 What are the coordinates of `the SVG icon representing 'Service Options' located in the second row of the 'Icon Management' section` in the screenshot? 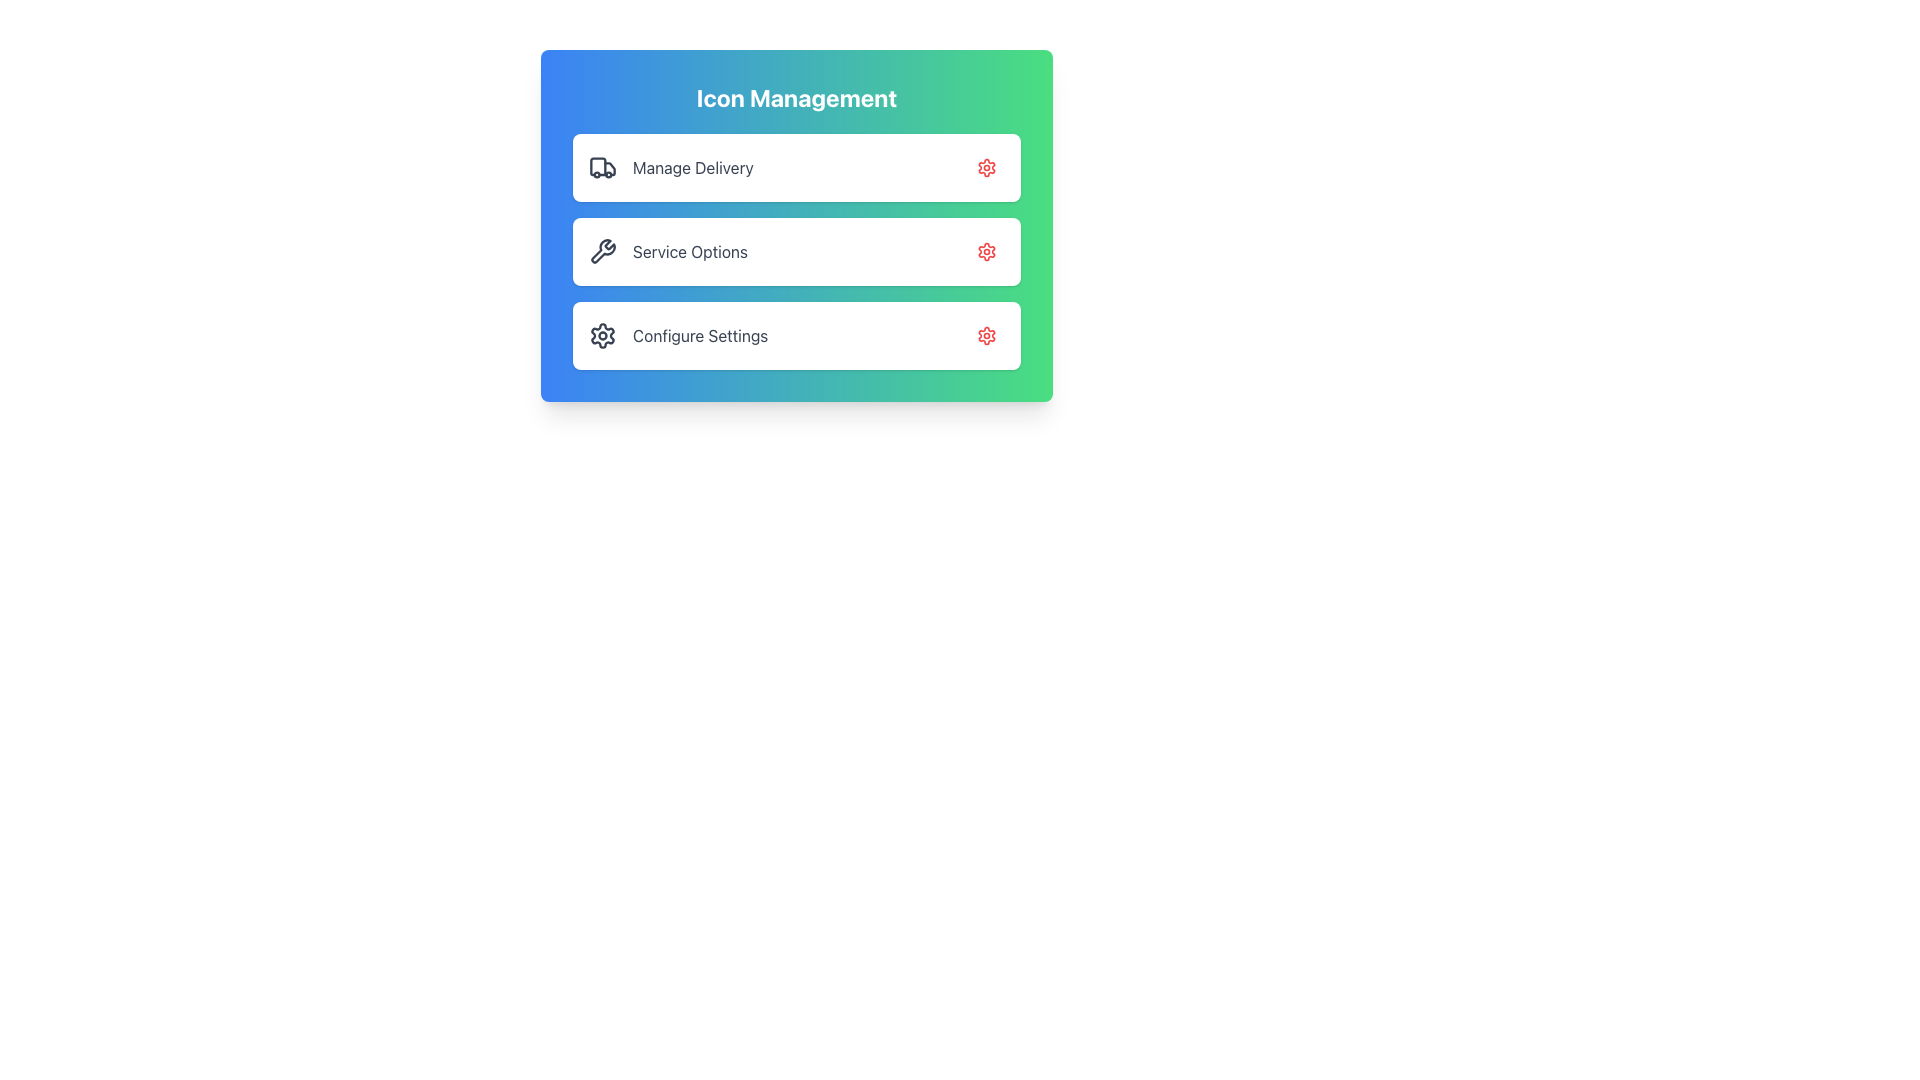 It's located at (602, 250).